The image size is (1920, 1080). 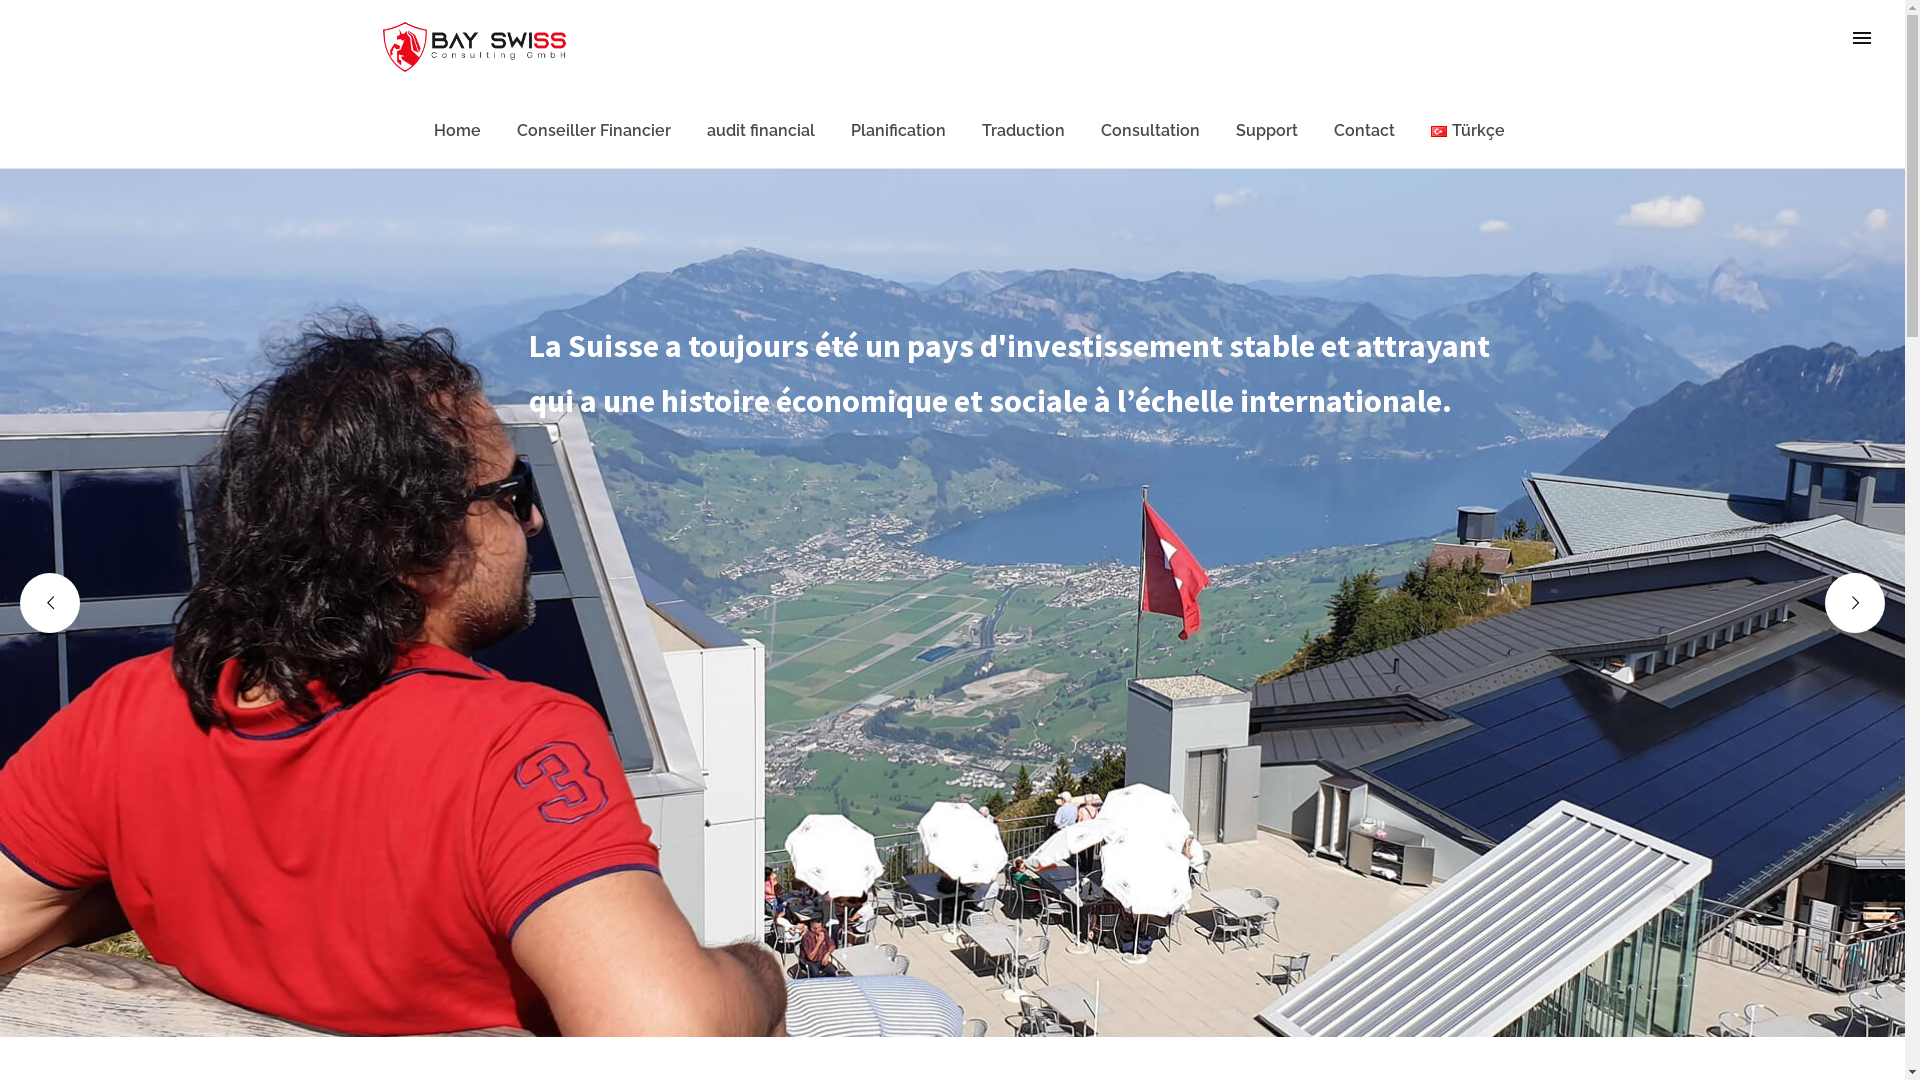 I want to click on 'Planification', so click(x=897, y=130).